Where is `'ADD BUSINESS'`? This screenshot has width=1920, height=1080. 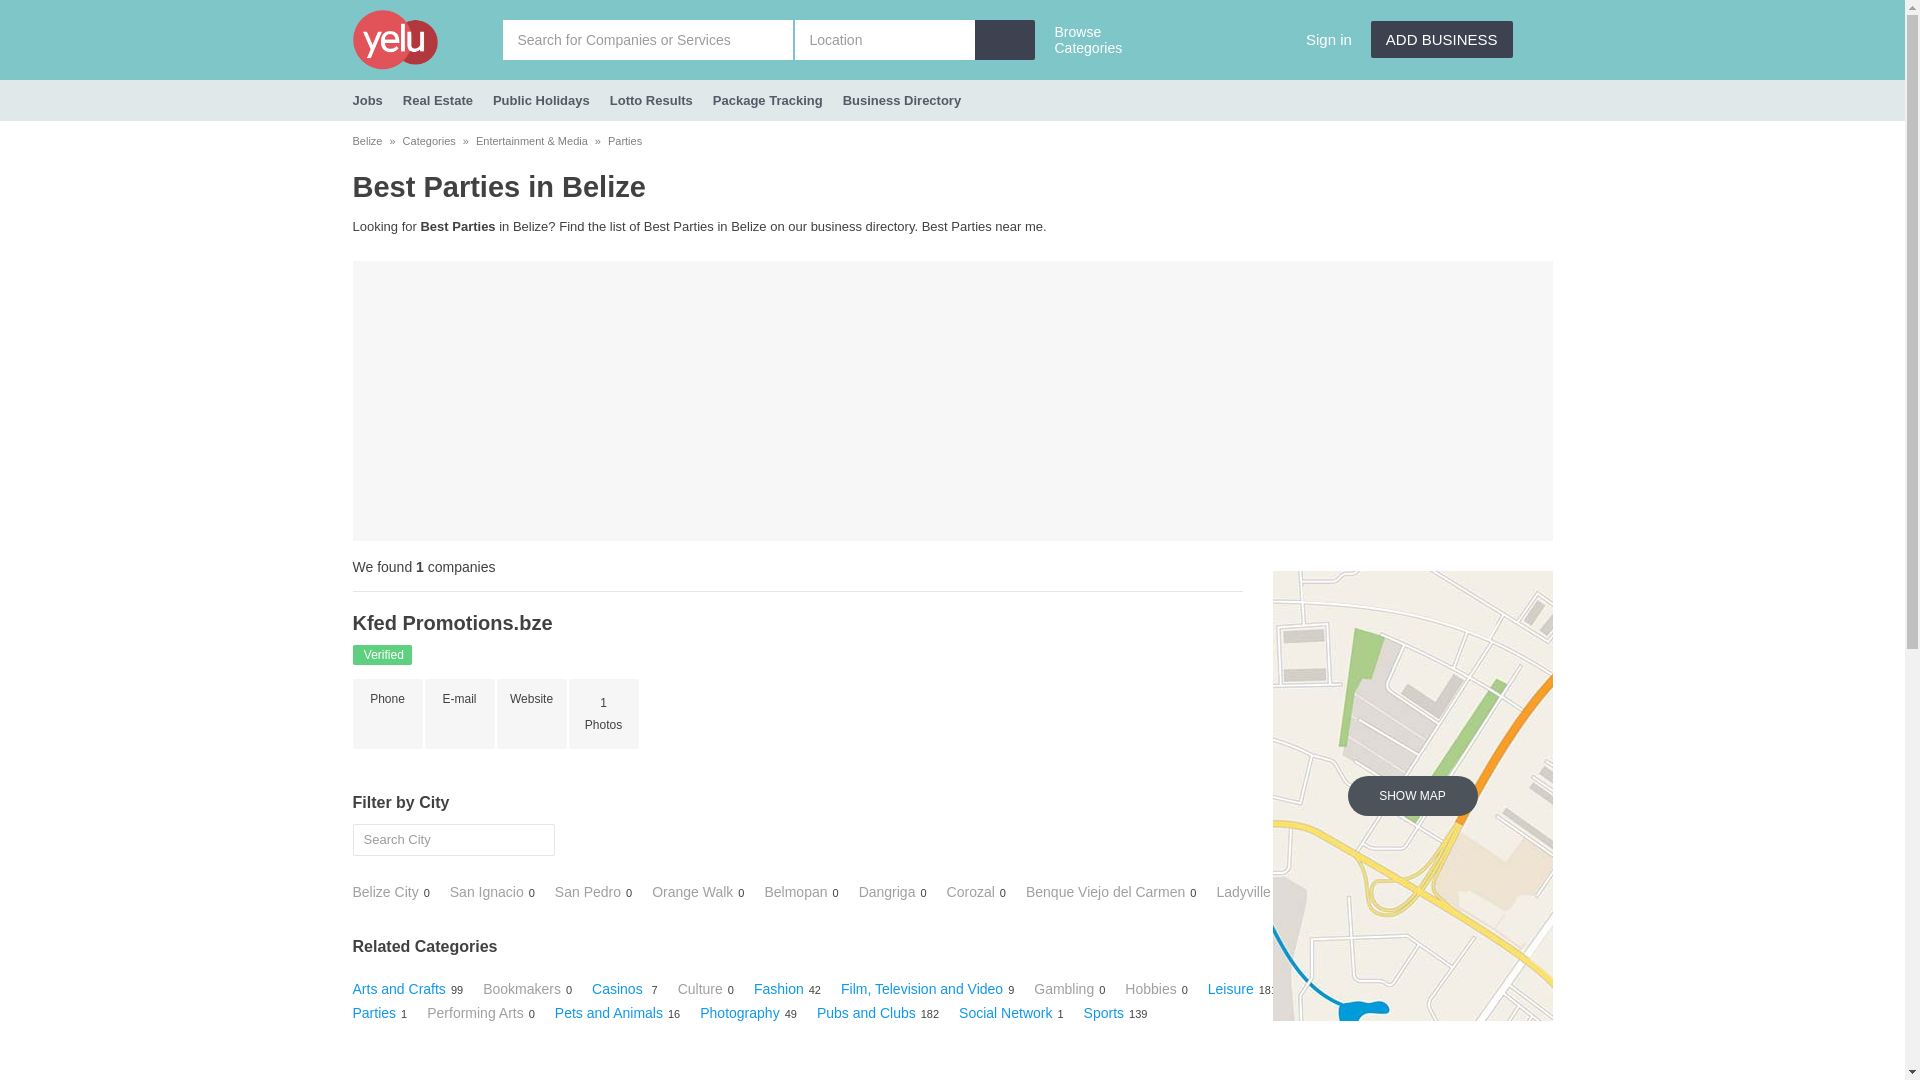
'ADD BUSINESS' is located at coordinates (1441, 39).